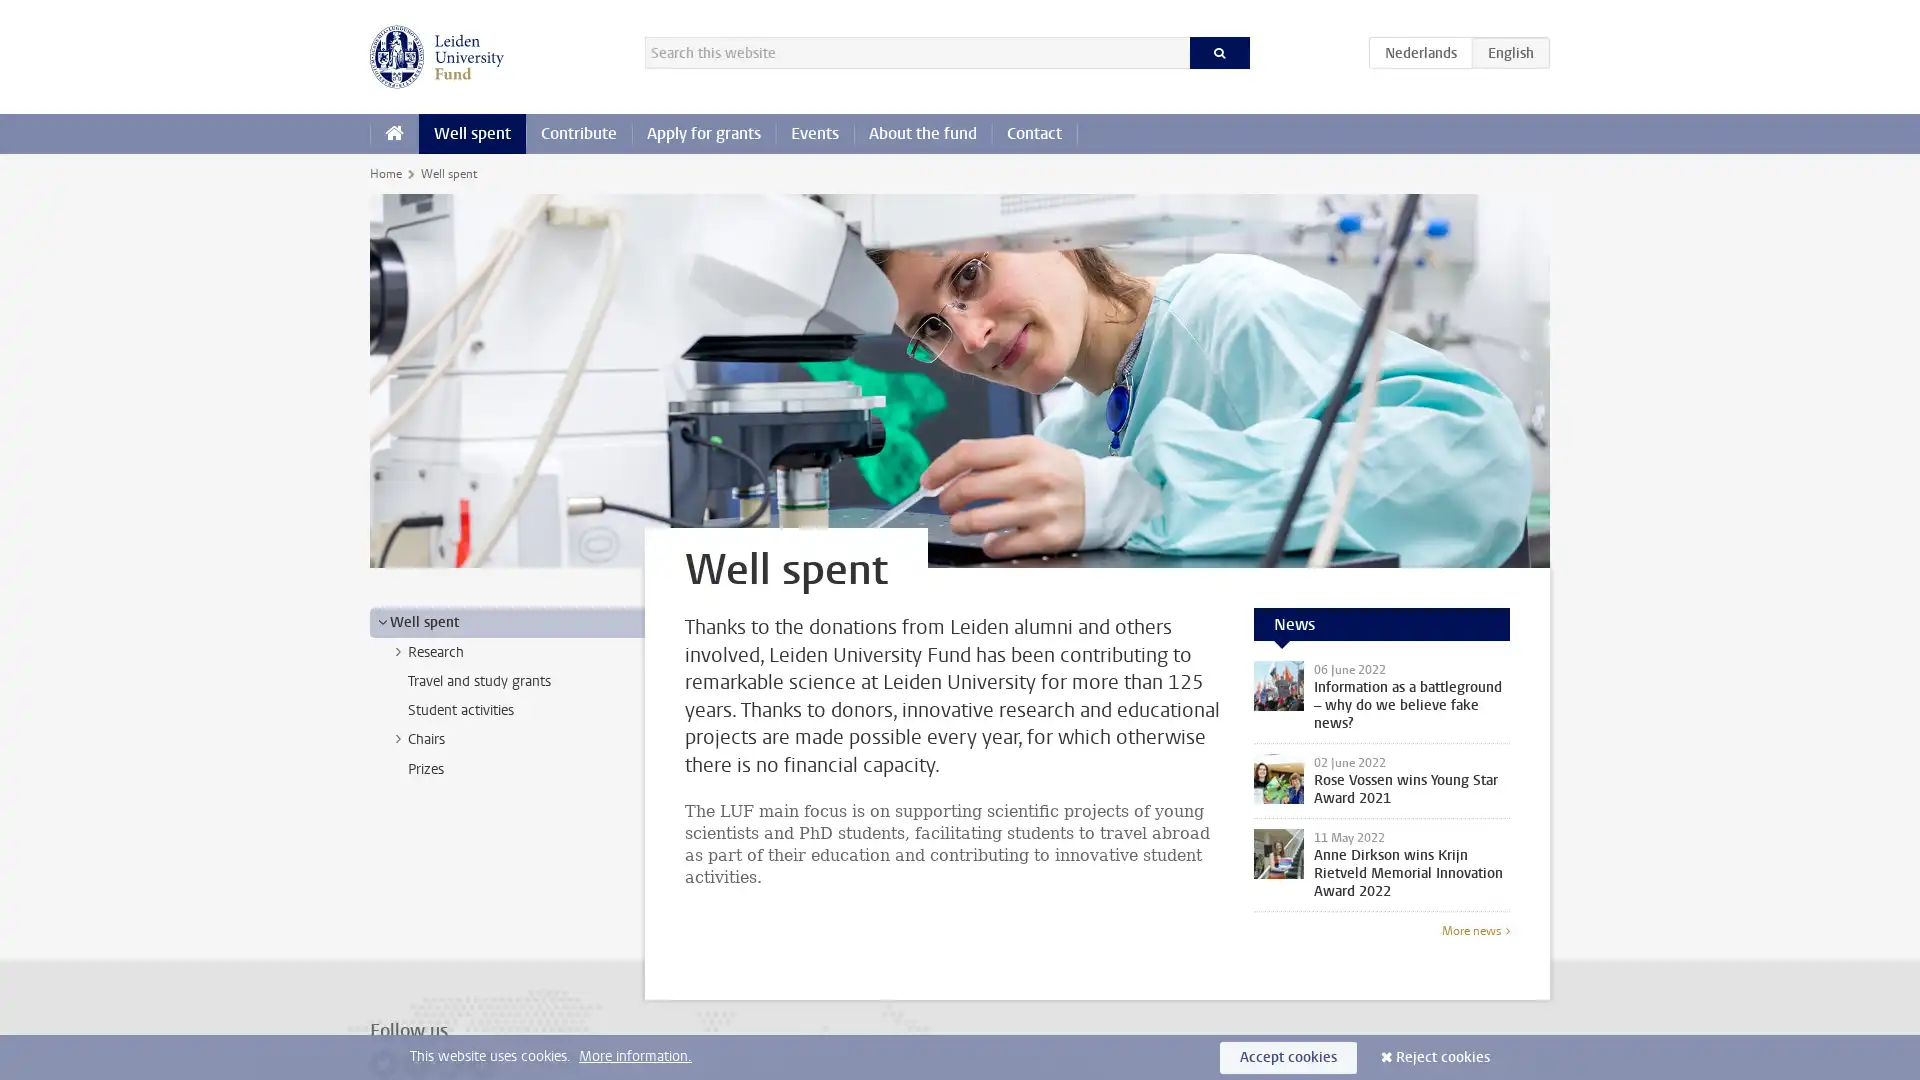 The width and height of the screenshot is (1920, 1080). I want to click on >, so click(398, 739).